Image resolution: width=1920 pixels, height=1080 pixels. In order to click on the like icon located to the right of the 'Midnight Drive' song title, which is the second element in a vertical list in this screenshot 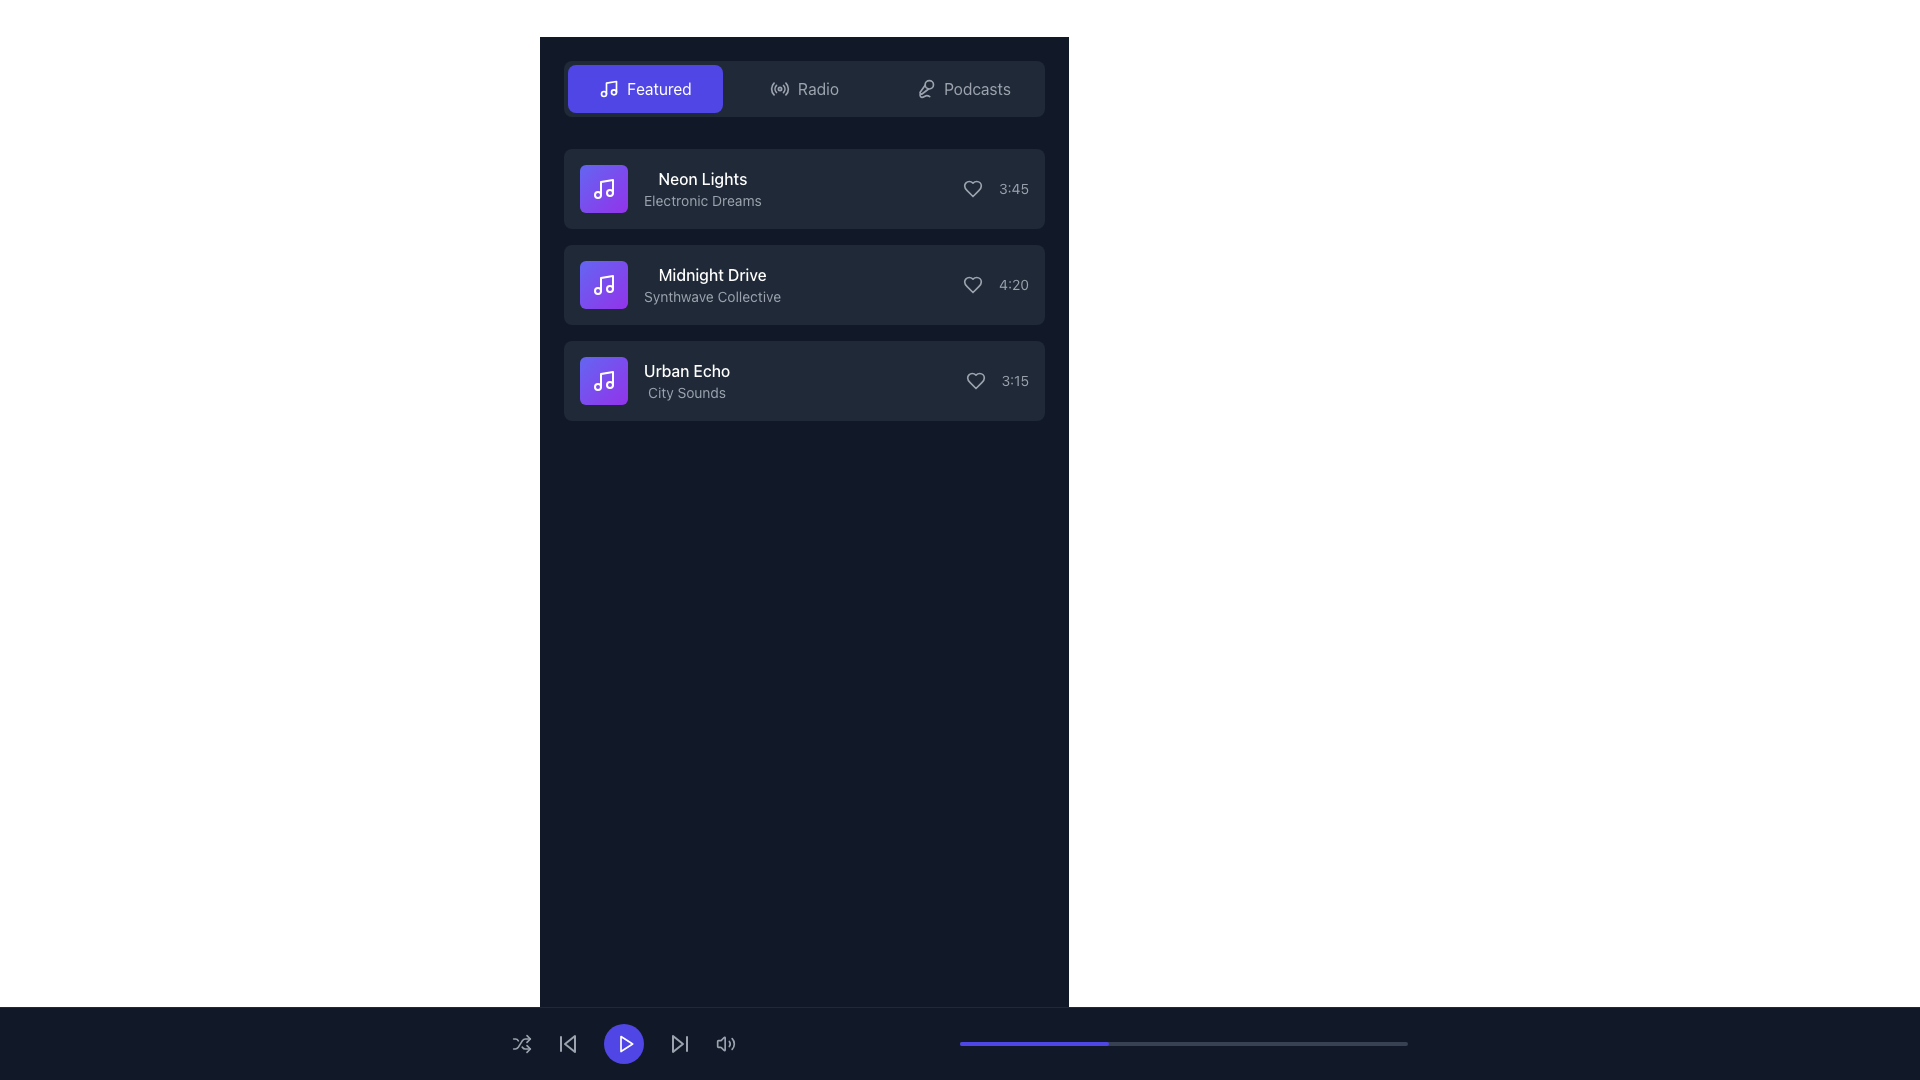, I will do `click(973, 285)`.